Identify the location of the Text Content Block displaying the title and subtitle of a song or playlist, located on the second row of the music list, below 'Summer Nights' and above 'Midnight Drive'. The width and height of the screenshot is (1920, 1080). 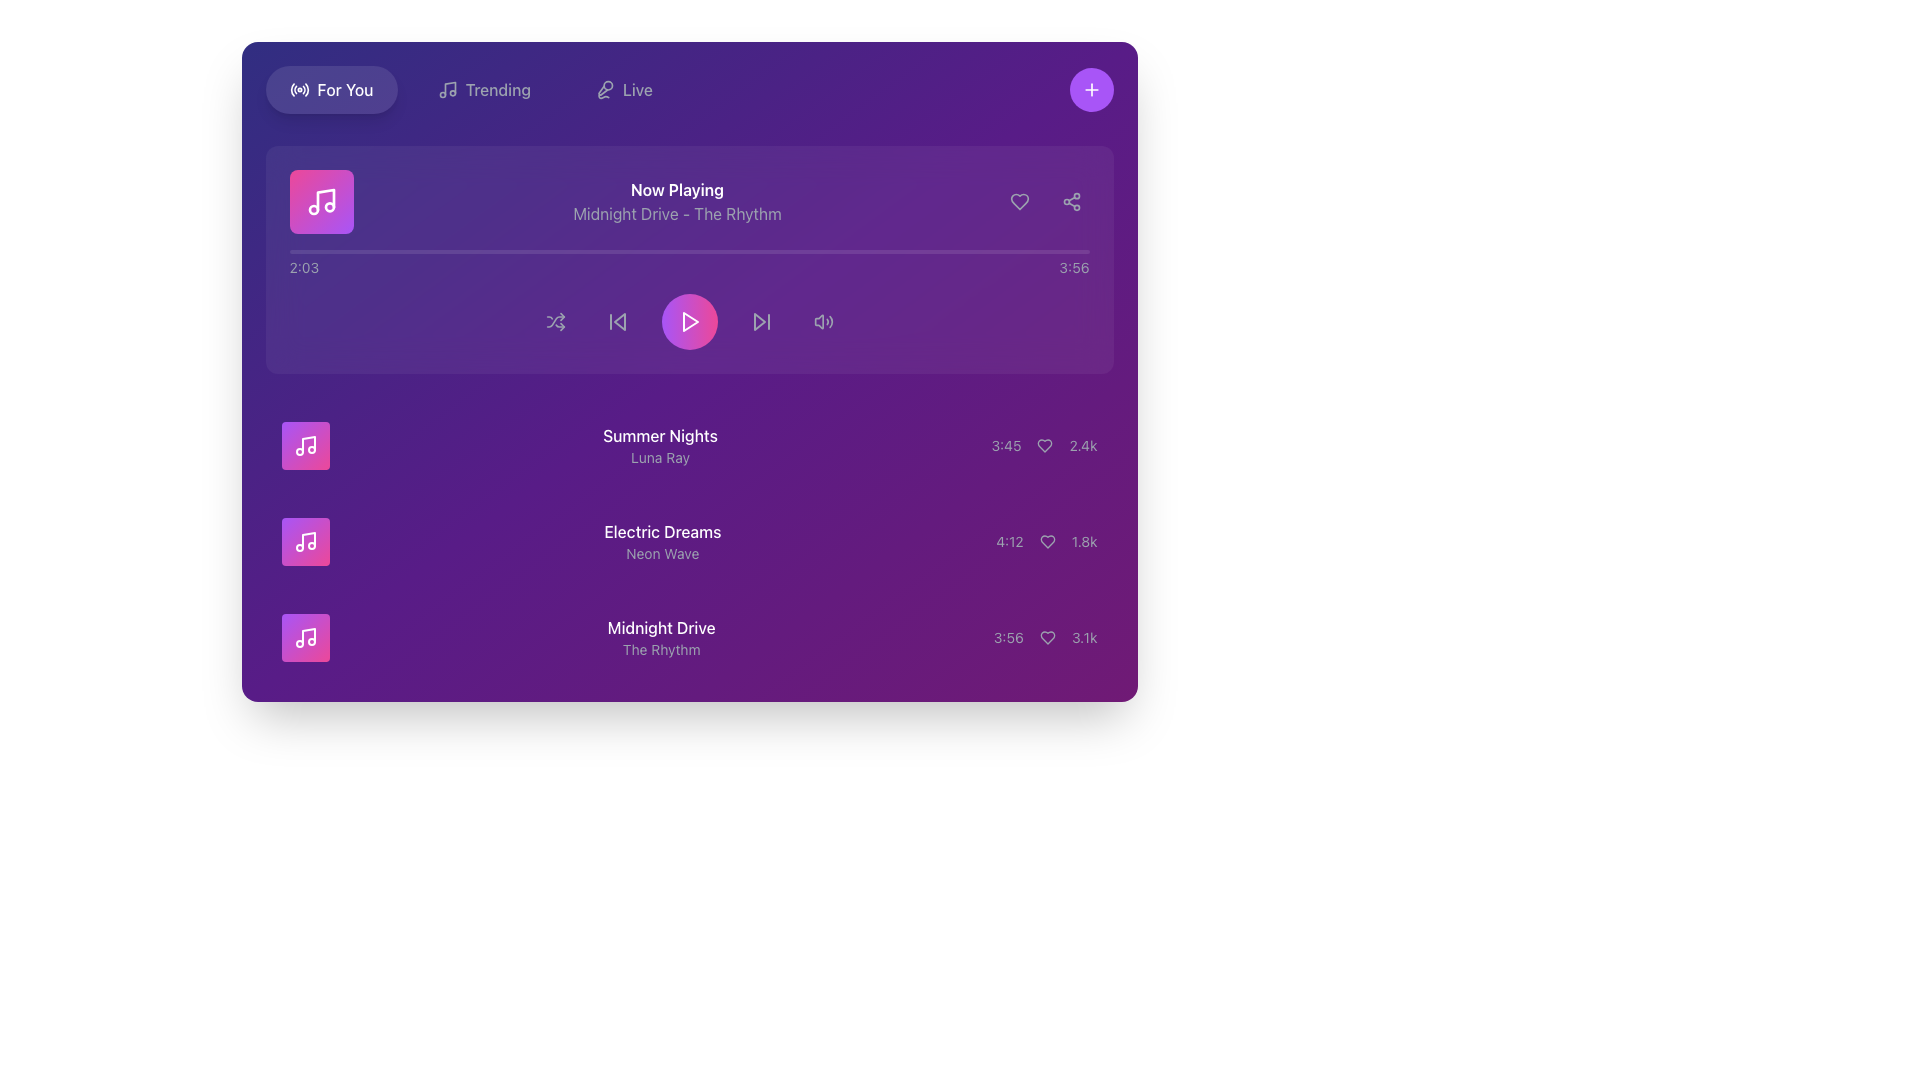
(662, 542).